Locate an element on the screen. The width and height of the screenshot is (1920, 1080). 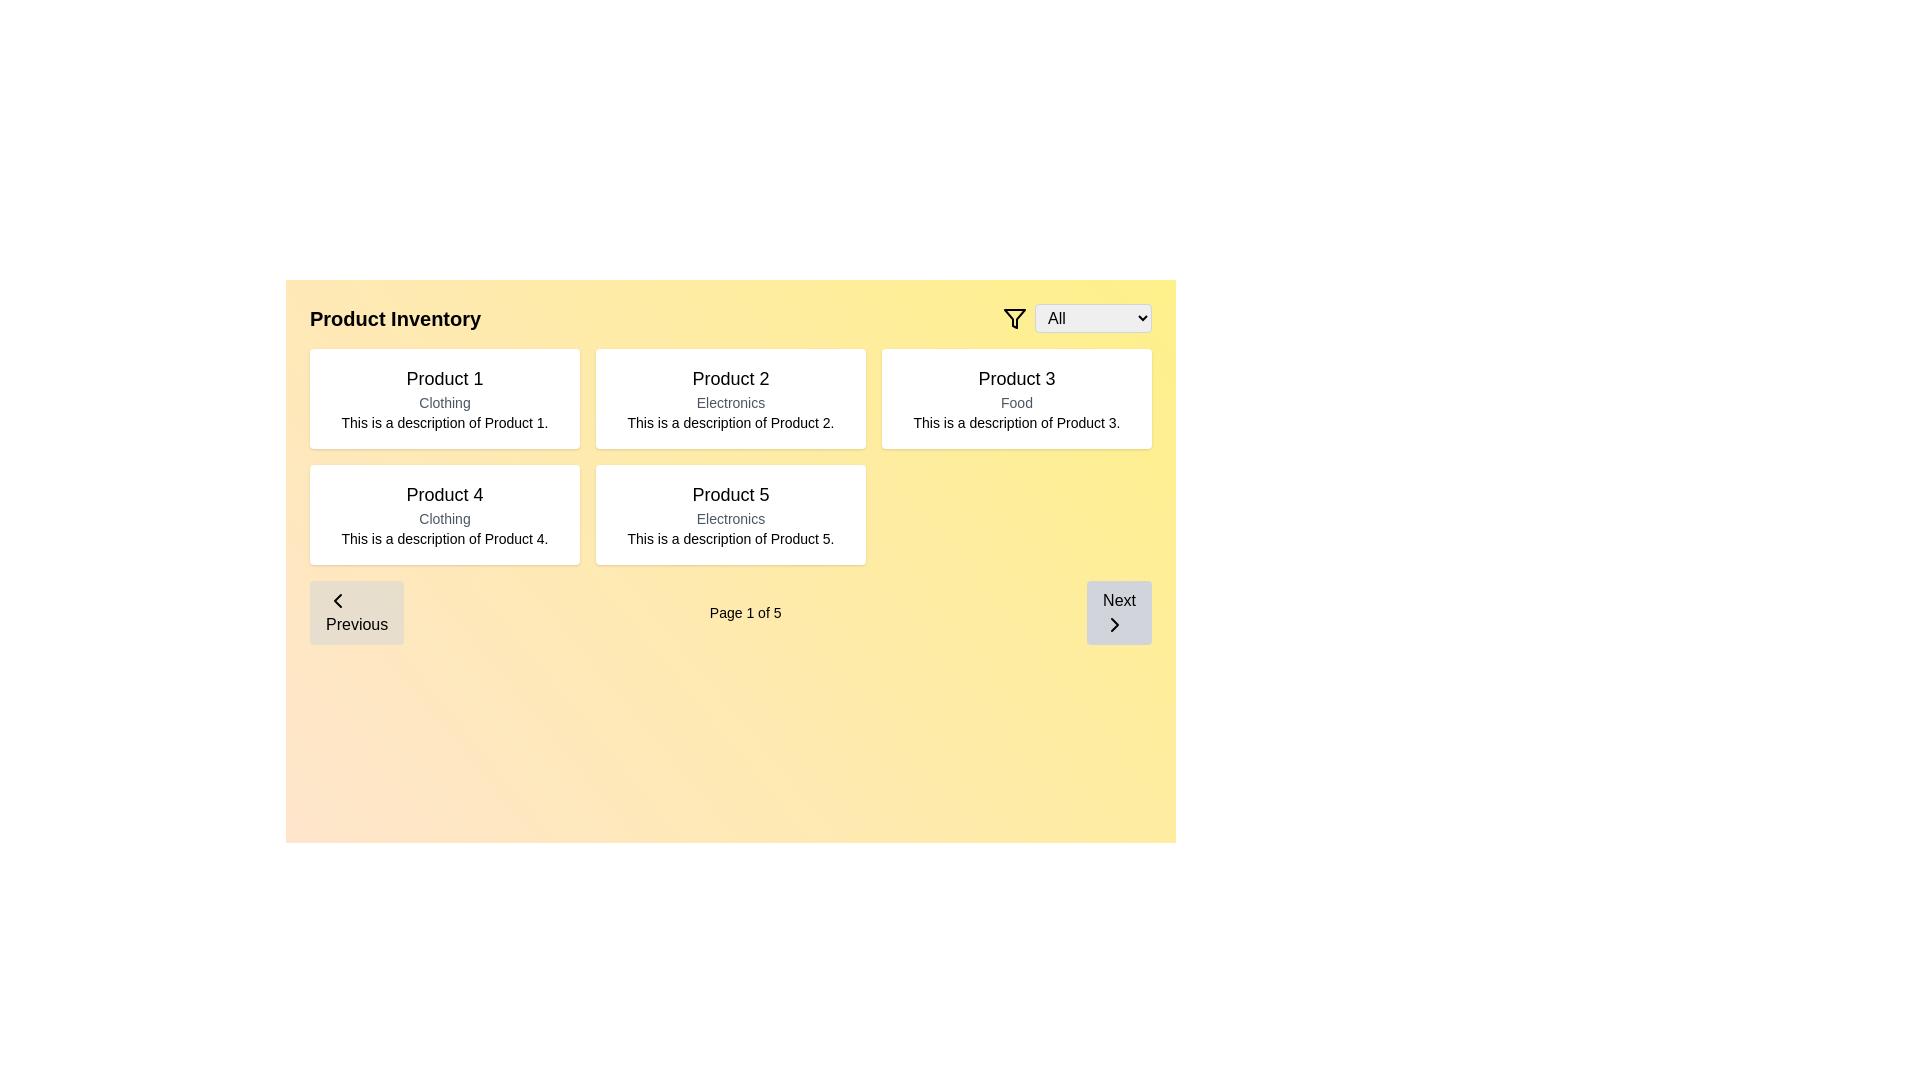
an option from the dropdown menu with gray border and rounded corners, labeled 'All', to filter the content is located at coordinates (1092, 317).